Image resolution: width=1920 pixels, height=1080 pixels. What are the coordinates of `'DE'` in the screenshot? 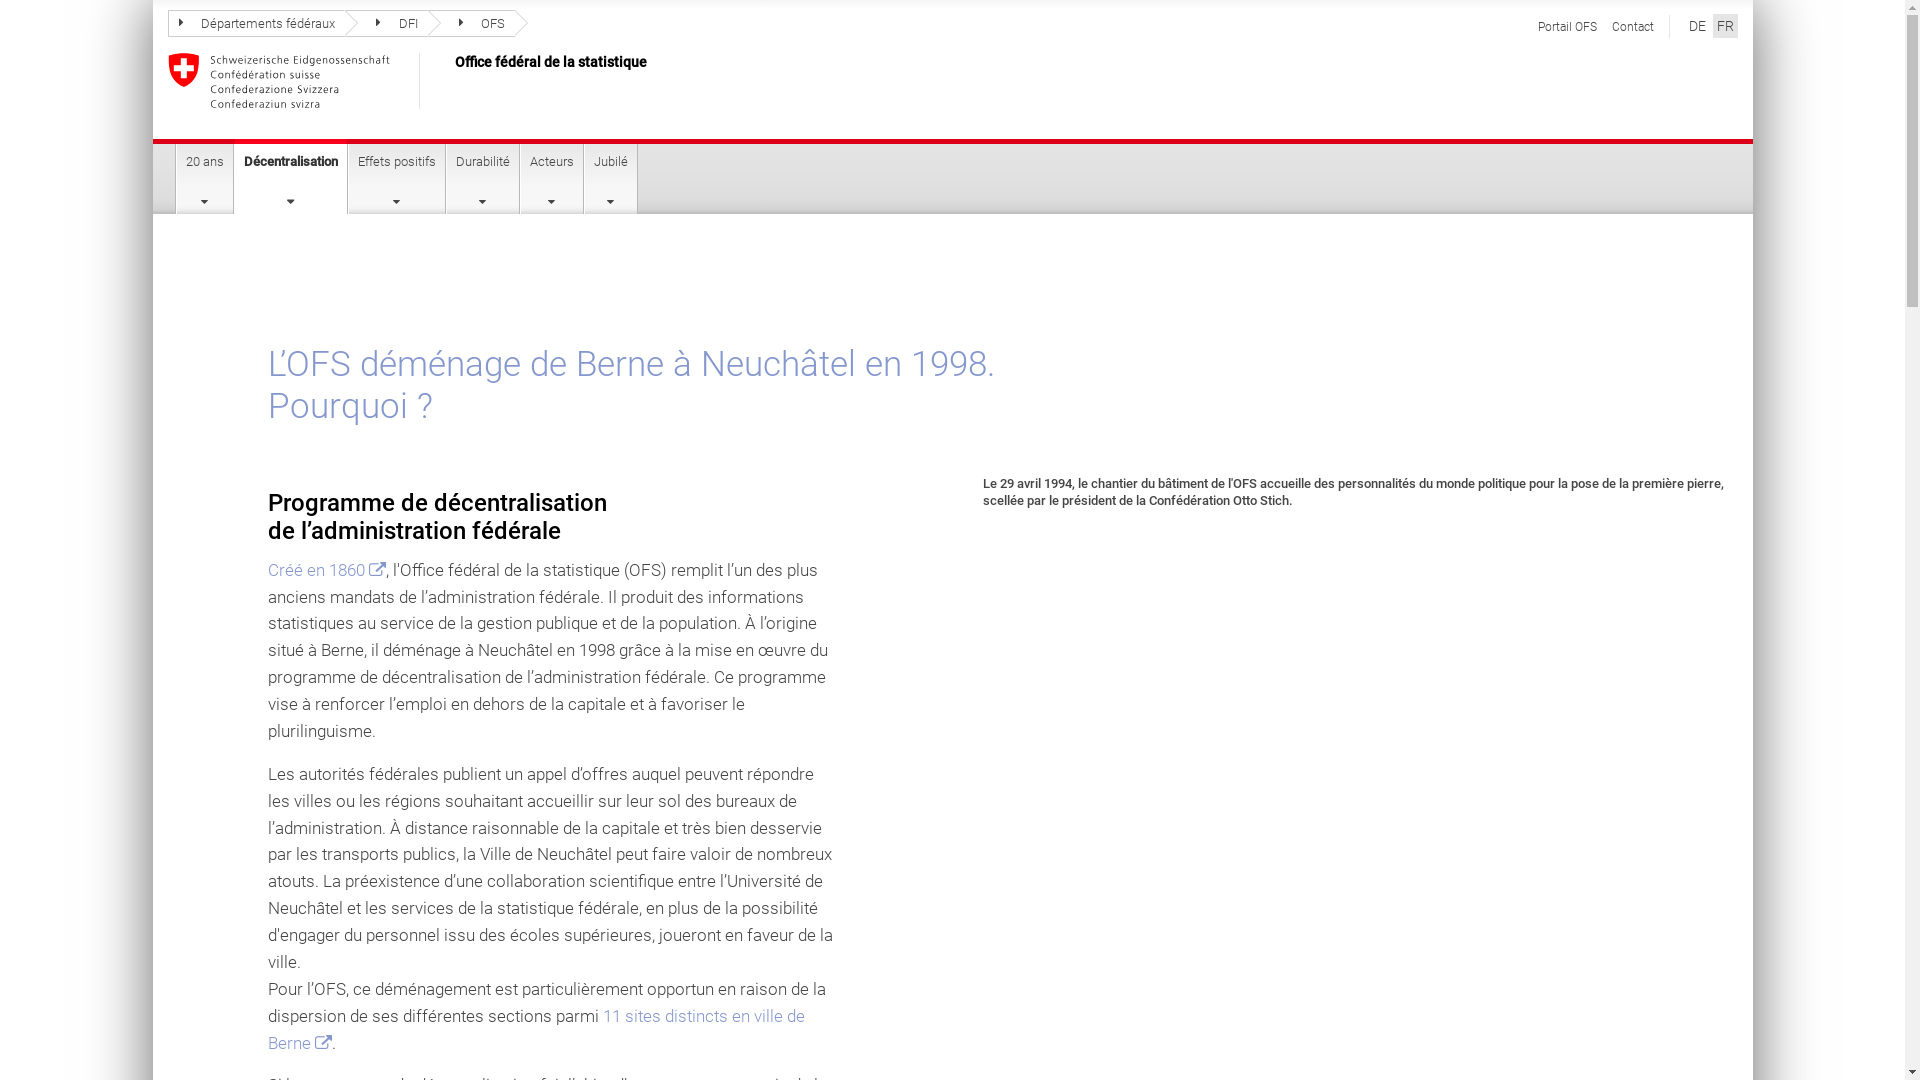 It's located at (1695, 26).